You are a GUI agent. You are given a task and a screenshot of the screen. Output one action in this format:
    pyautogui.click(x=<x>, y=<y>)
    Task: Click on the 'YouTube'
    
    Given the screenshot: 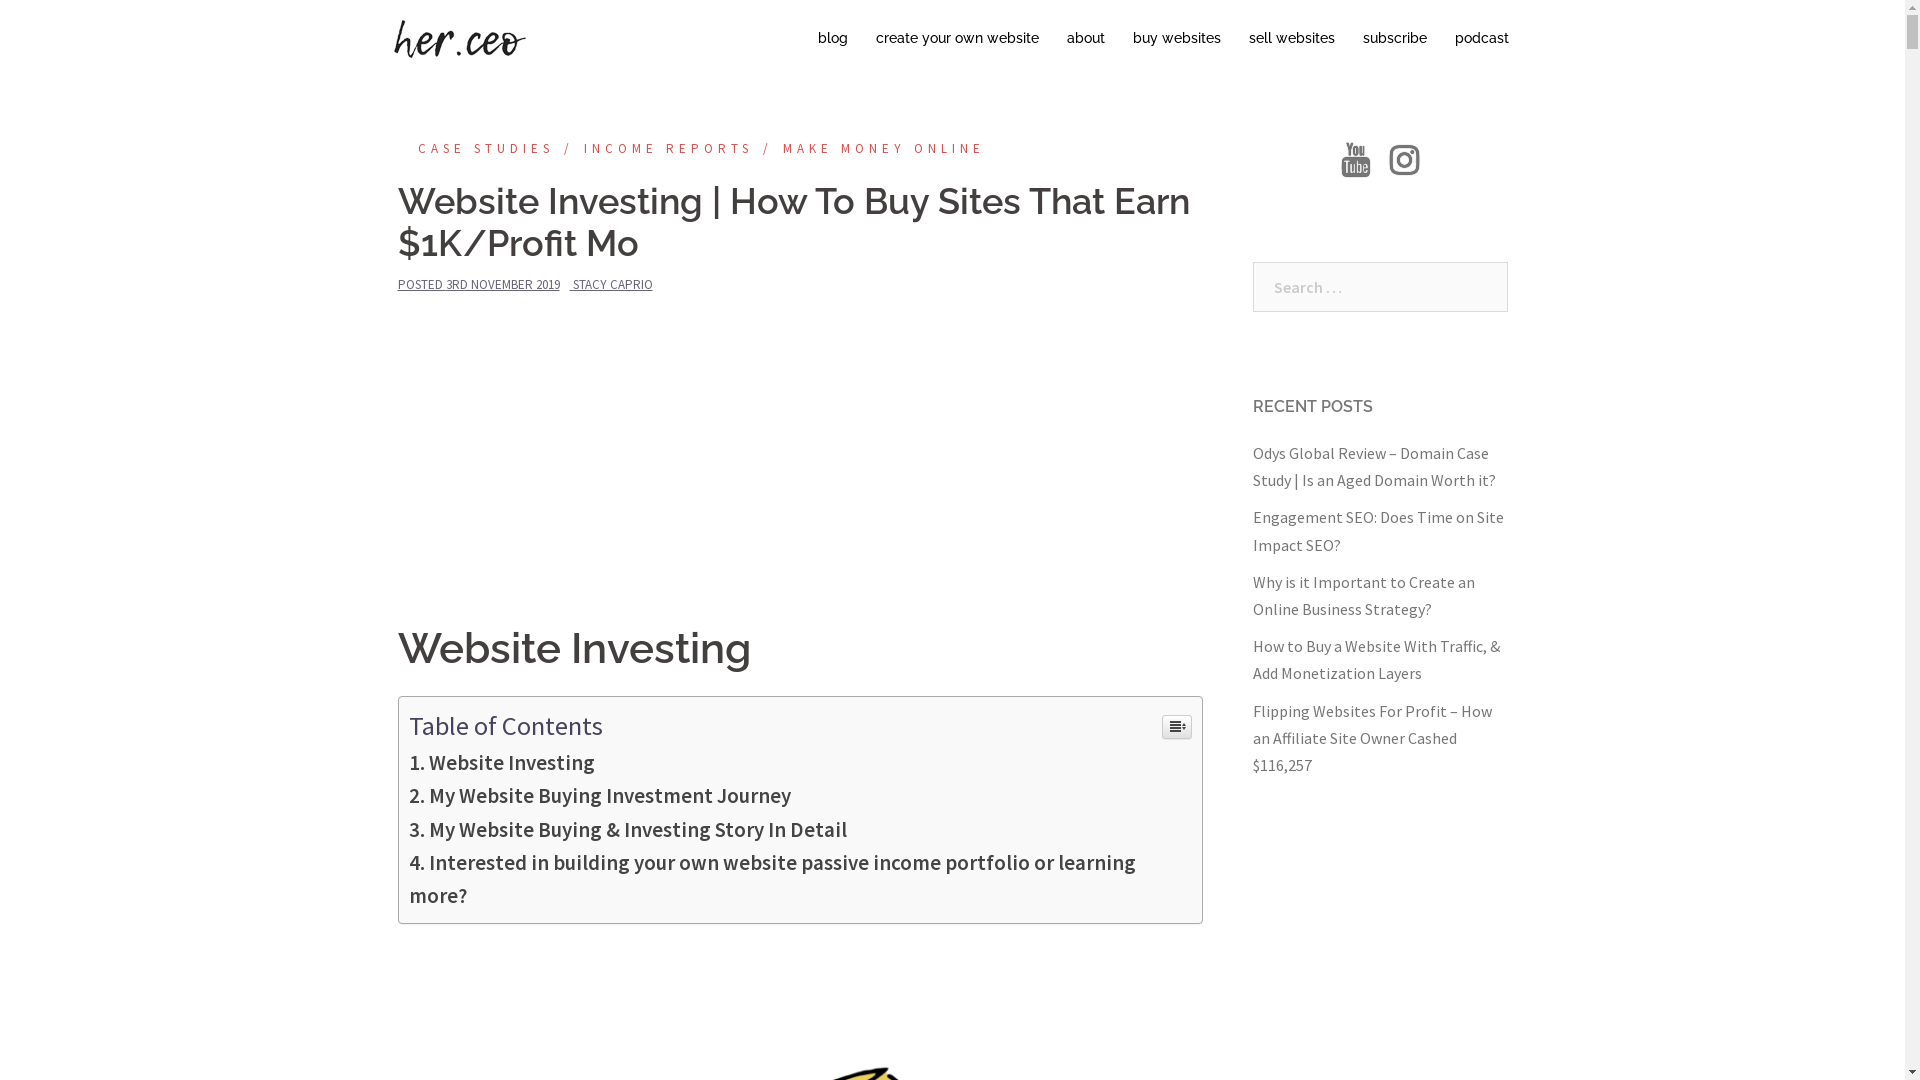 What is the action you would take?
    pyautogui.click(x=1355, y=164)
    